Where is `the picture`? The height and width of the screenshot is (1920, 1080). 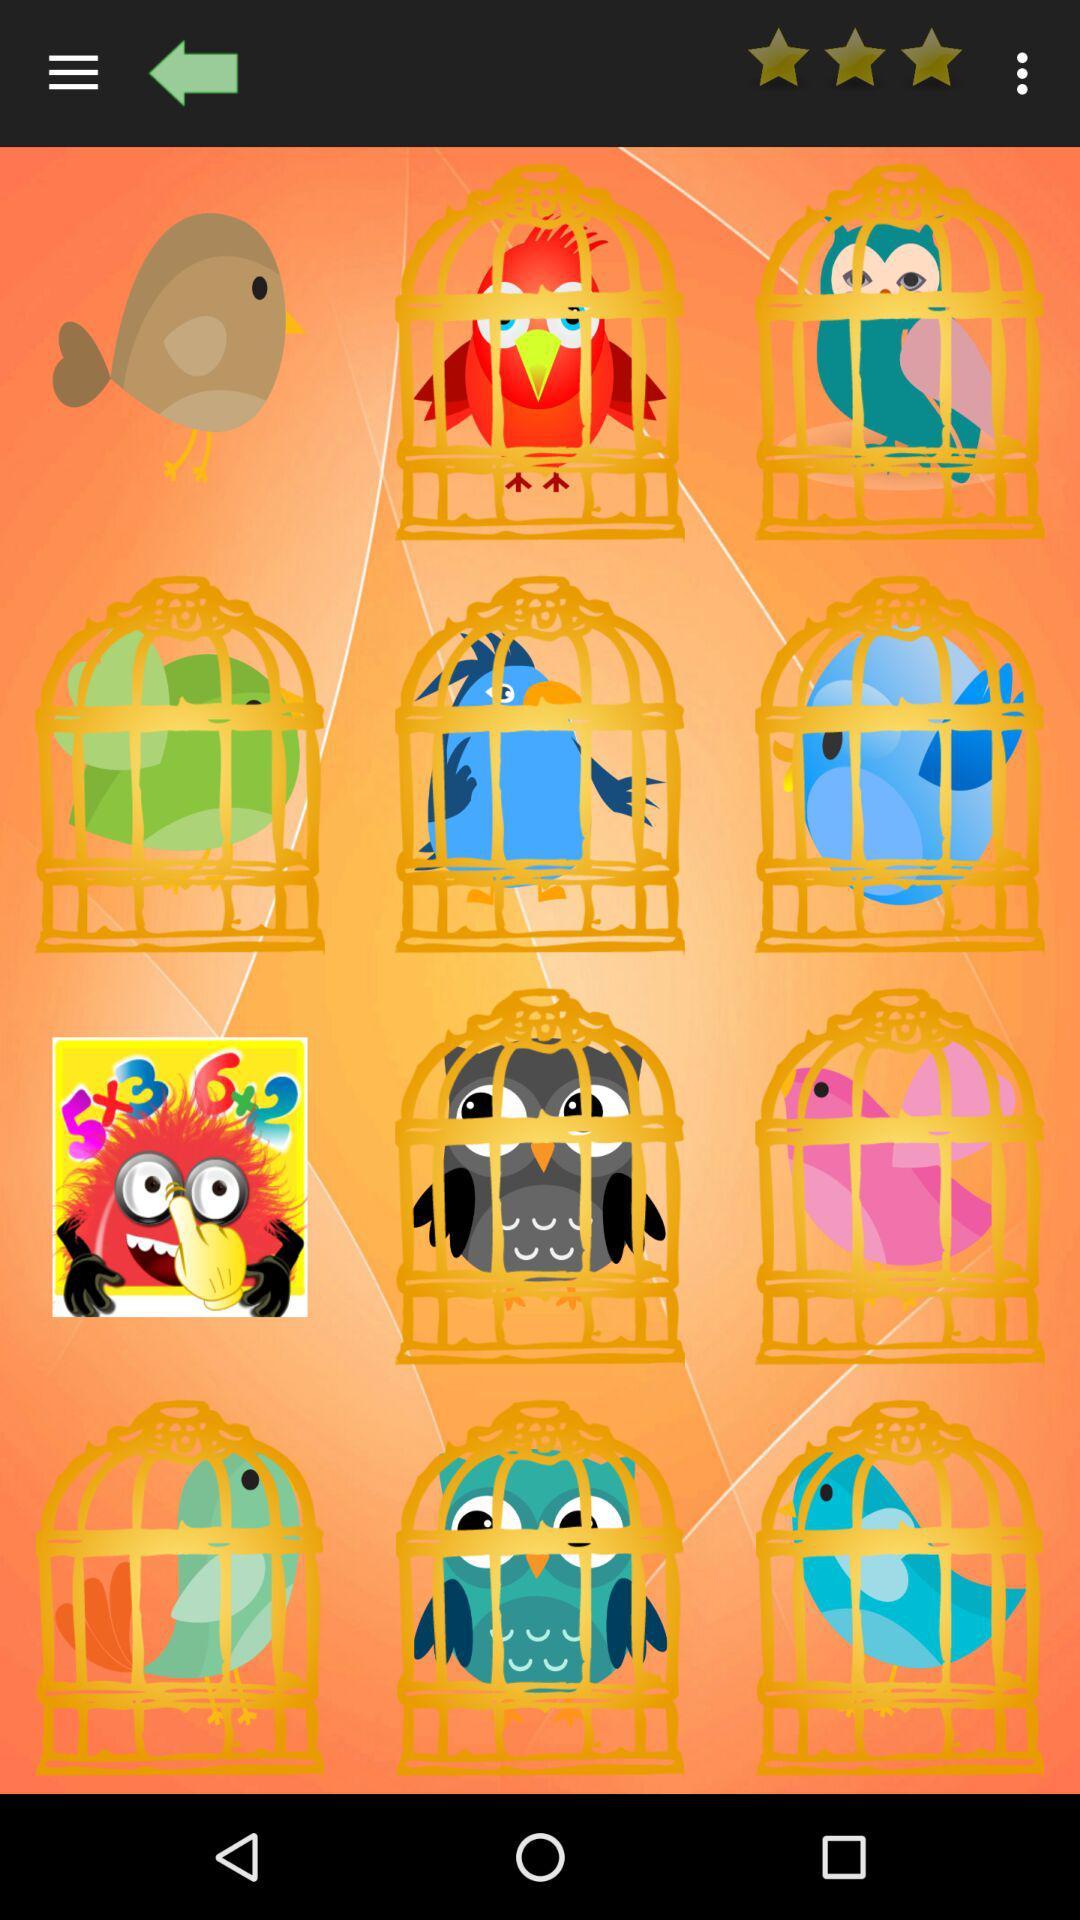 the picture is located at coordinates (180, 763).